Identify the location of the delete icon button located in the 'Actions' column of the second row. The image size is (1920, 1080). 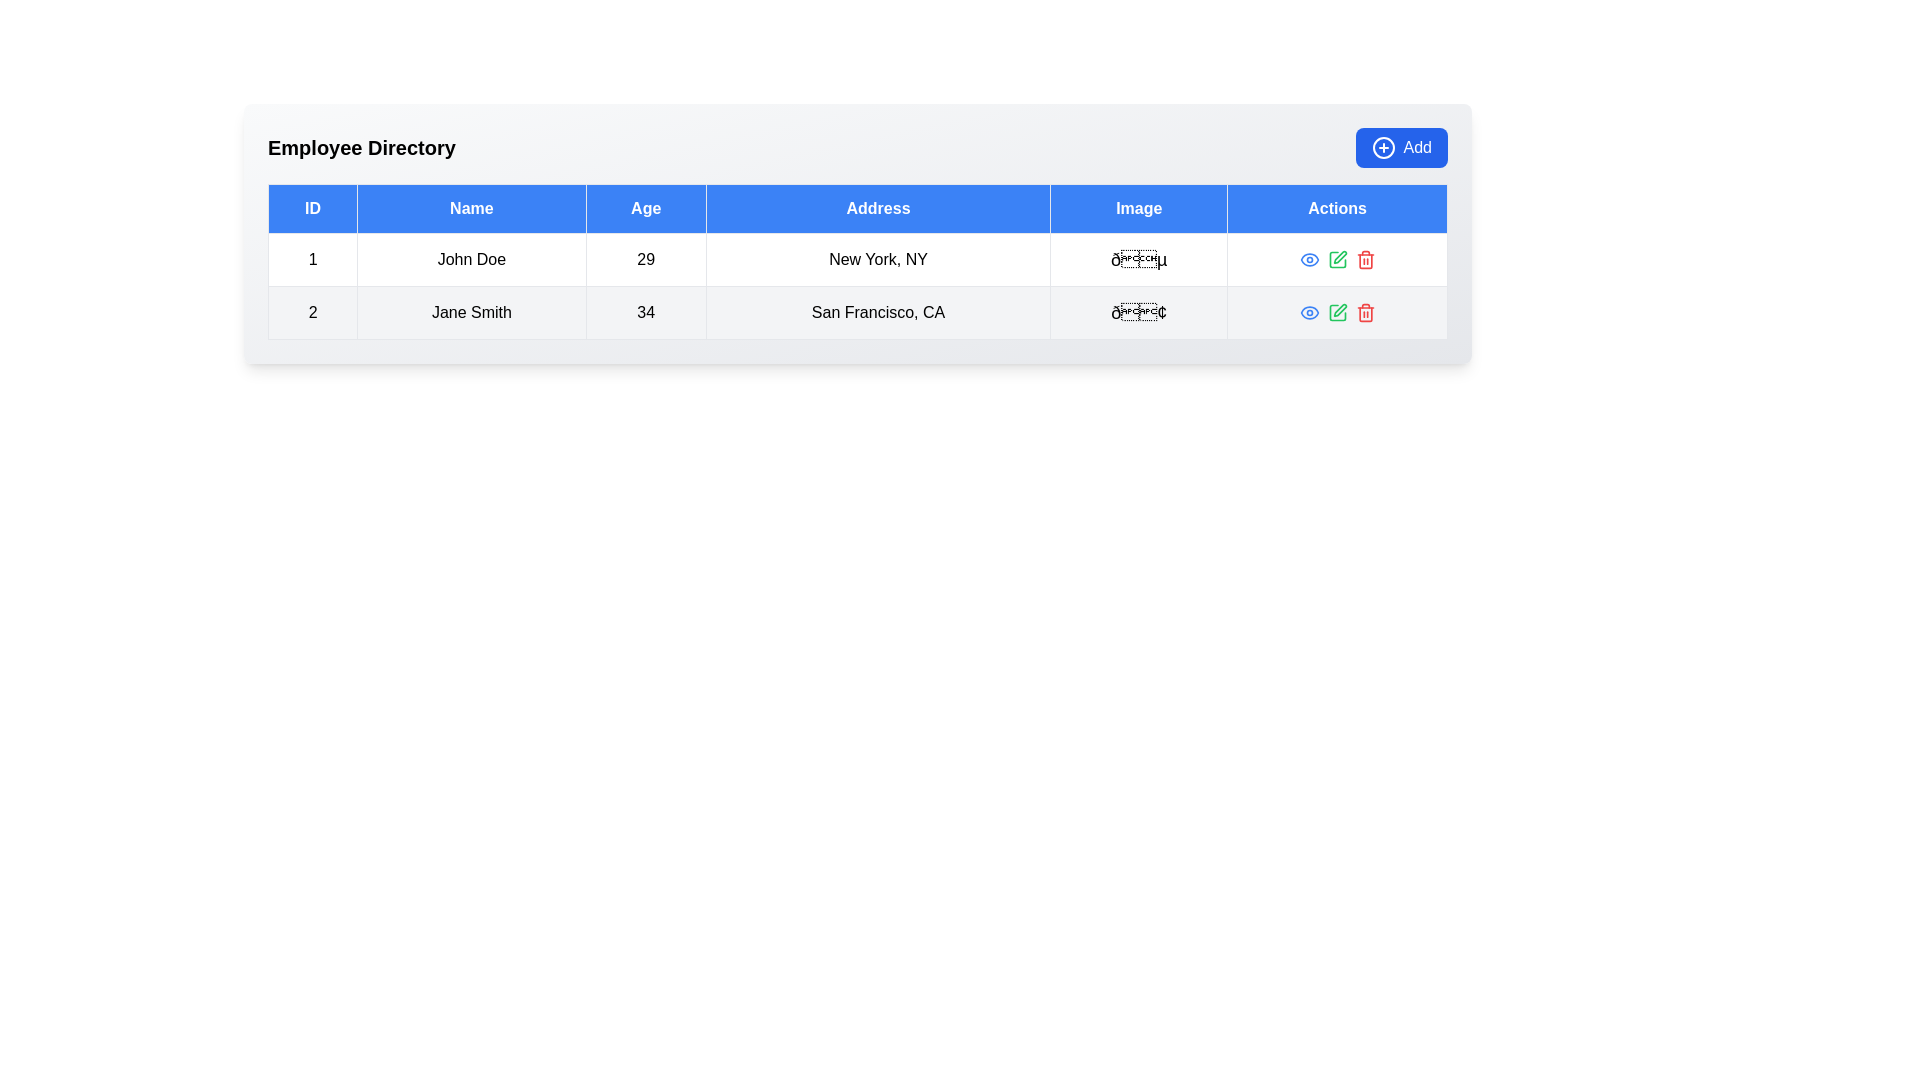
(1364, 312).